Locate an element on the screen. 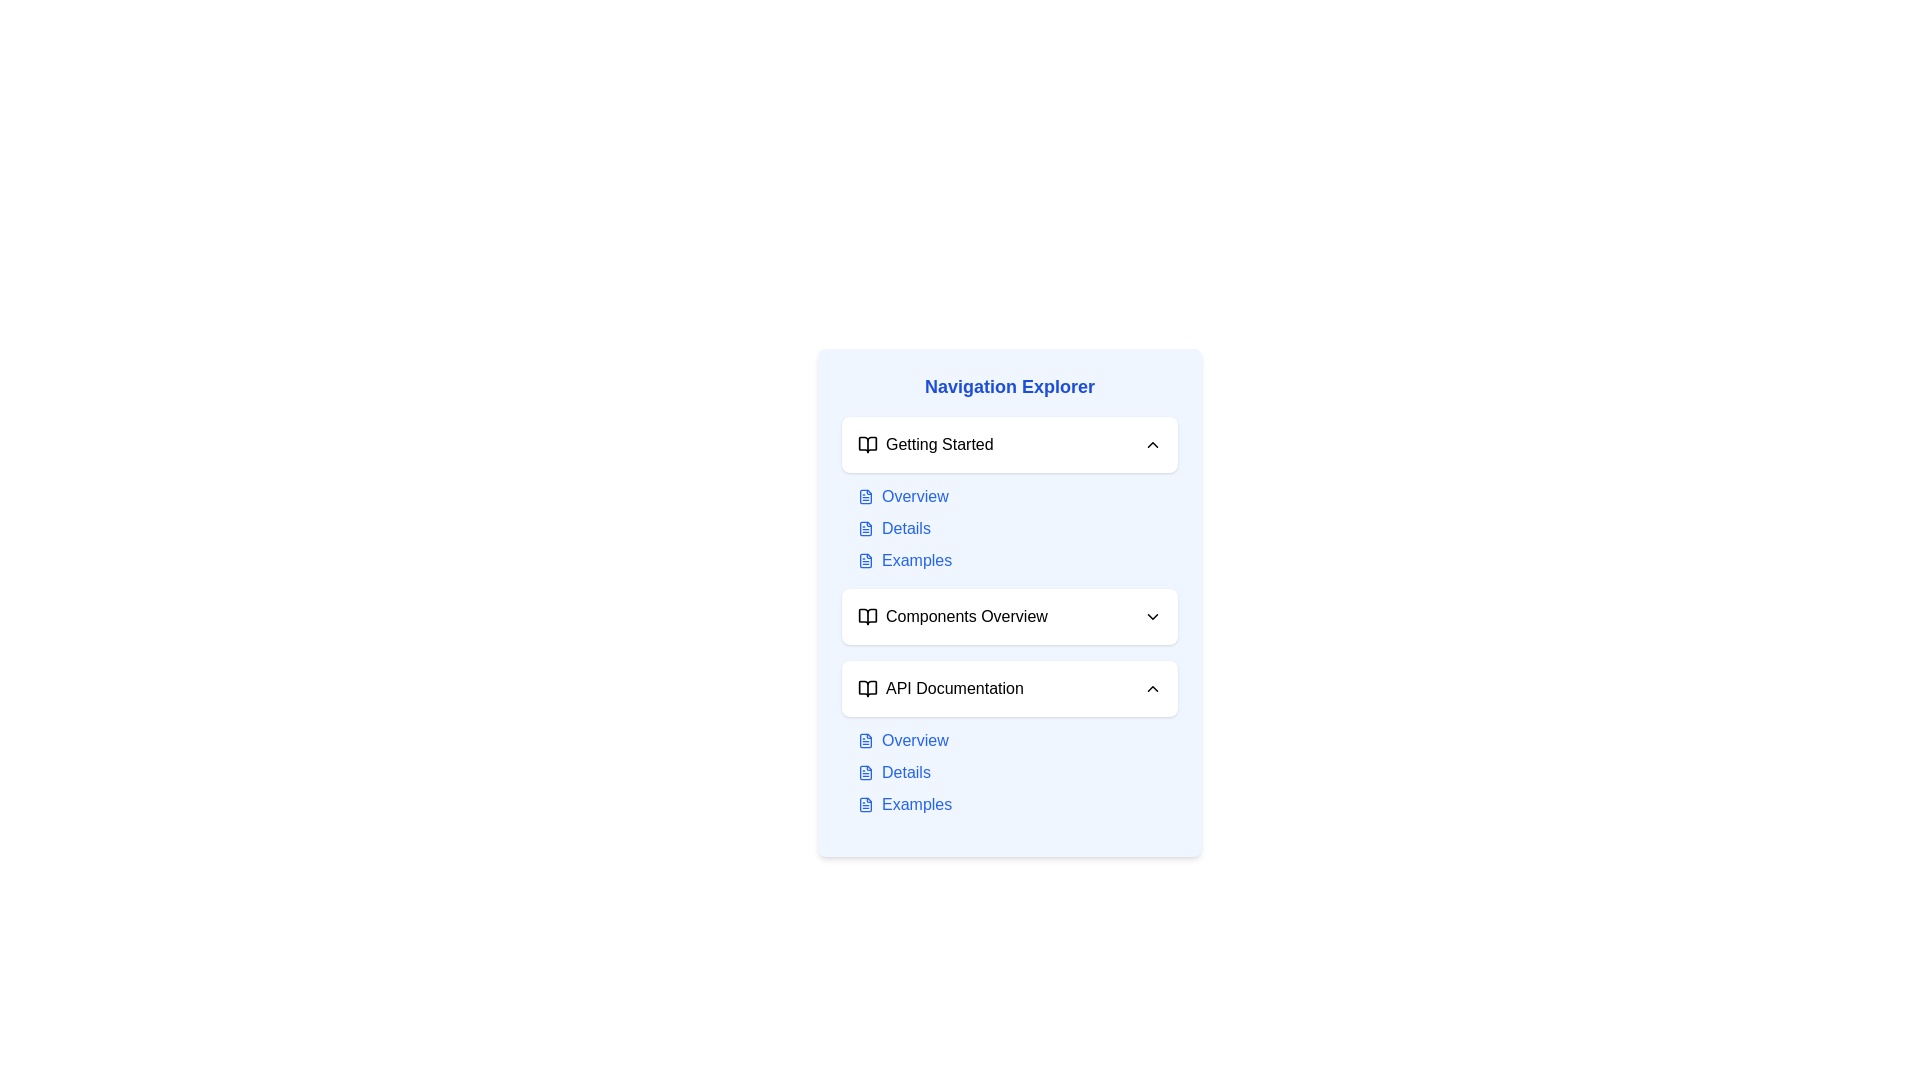  the 'API Documentation' icon located in the navigation menu, which visually represents the documentation section for users is located at coordinates (868, 688).